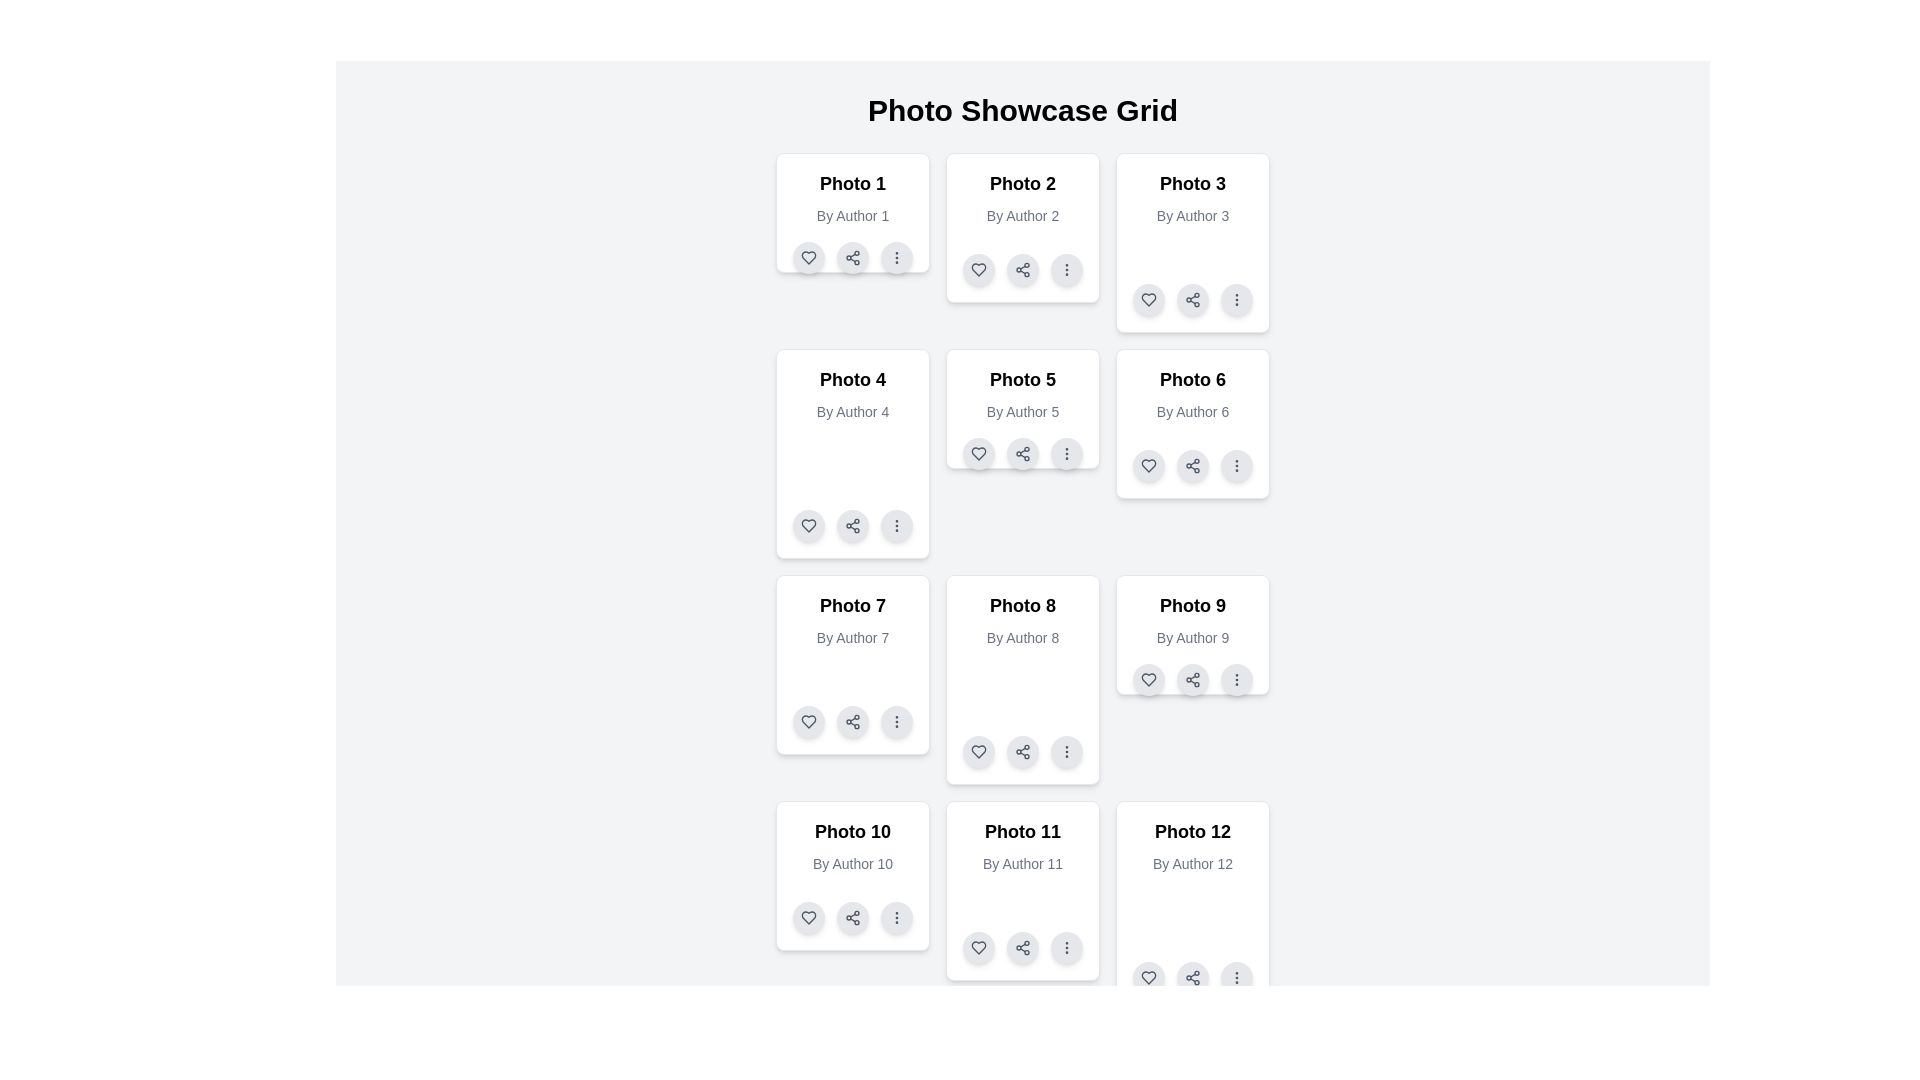 The height and width of the screenshot is (1080, 1920). What do you see at coordinates (809, 721) in the screenshot?
I see `the heart icon, which is a gray outline icon located in the control panel of the seventh photo card, to like the associated photo` at bounding box center [809, 721].